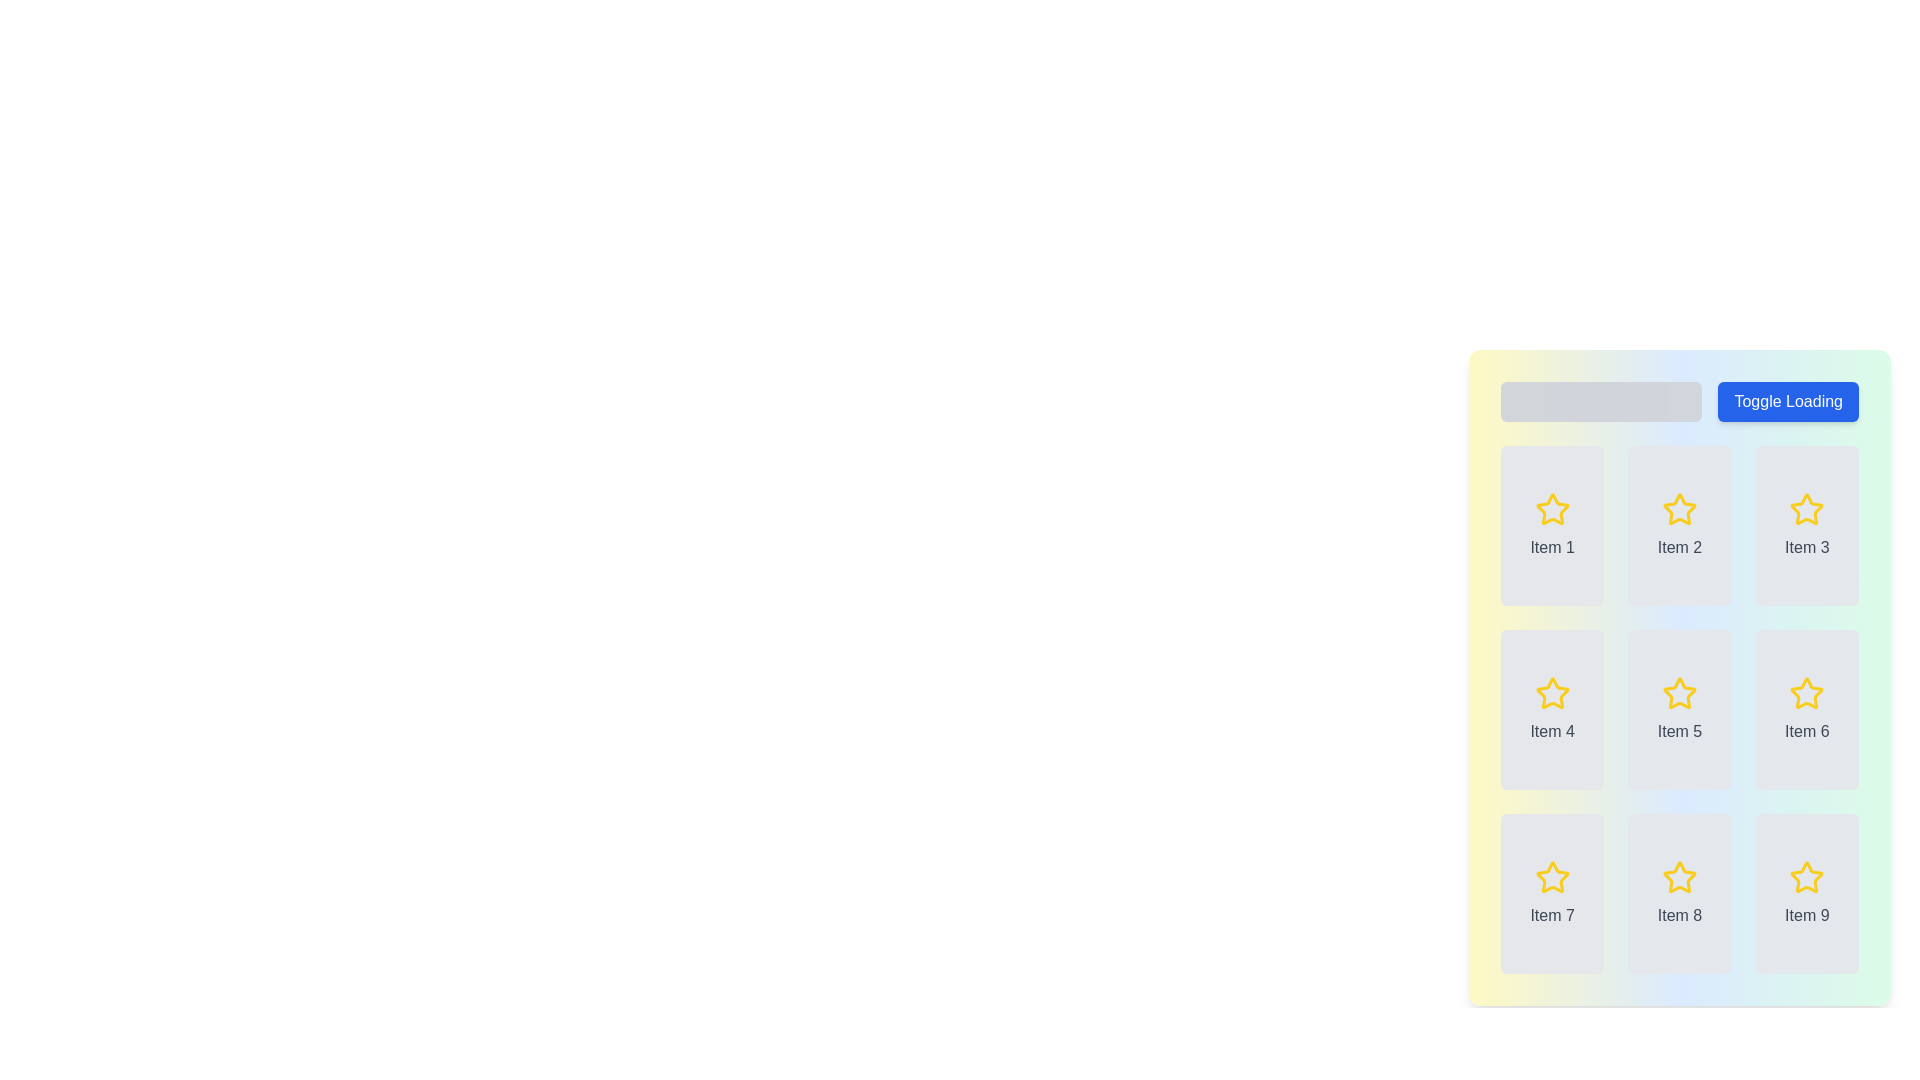 The width and height of the screenshot is (1920, 1080). Describe the element at coordinates (1680, 708) in the screenshot. I see `Card with a light gray background, rounded corners, and a centered yellow star icon above the text 'Item 5', located in the second row, middle column of a 3x3 grid` at that location.